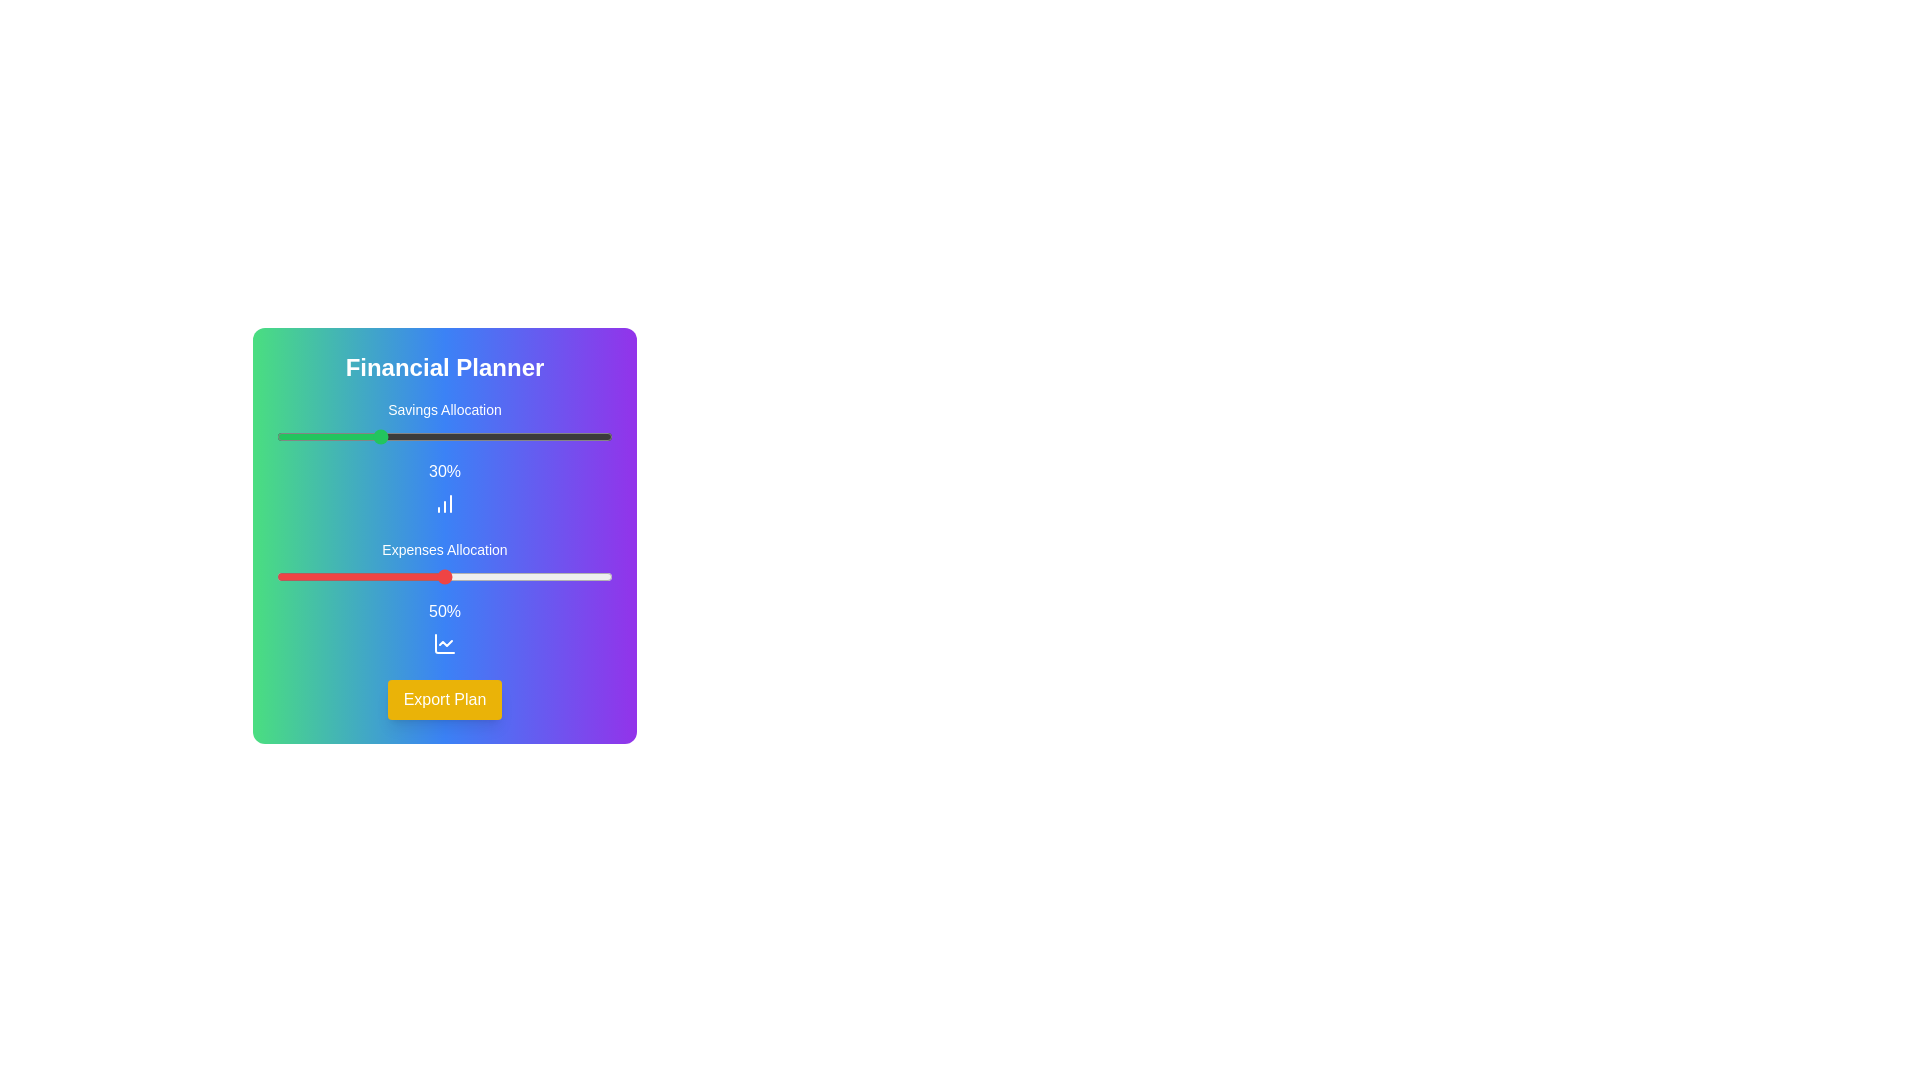 The image size is (1920, 1080). I want to click on the expenses allocation slider, so click(528, 577).